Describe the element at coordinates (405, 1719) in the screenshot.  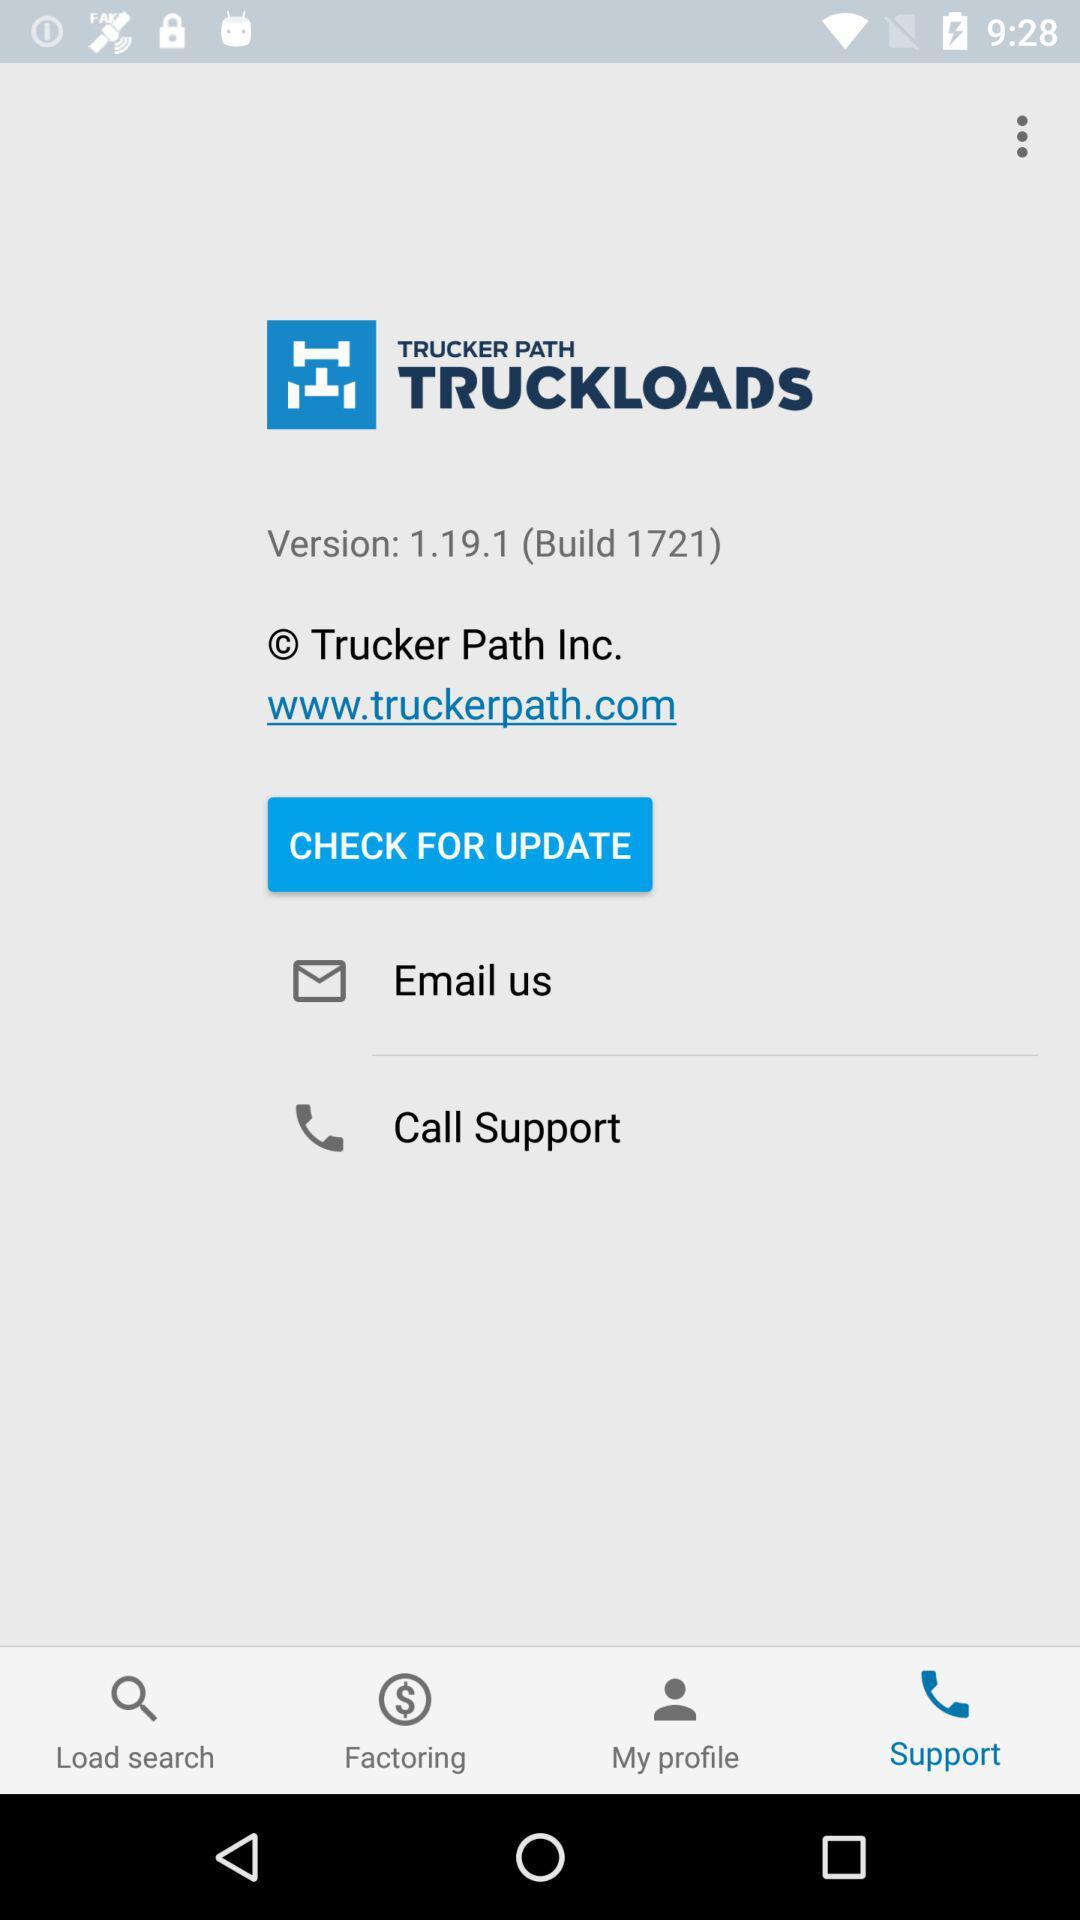
I see `item next to the my profile icon` at that location.